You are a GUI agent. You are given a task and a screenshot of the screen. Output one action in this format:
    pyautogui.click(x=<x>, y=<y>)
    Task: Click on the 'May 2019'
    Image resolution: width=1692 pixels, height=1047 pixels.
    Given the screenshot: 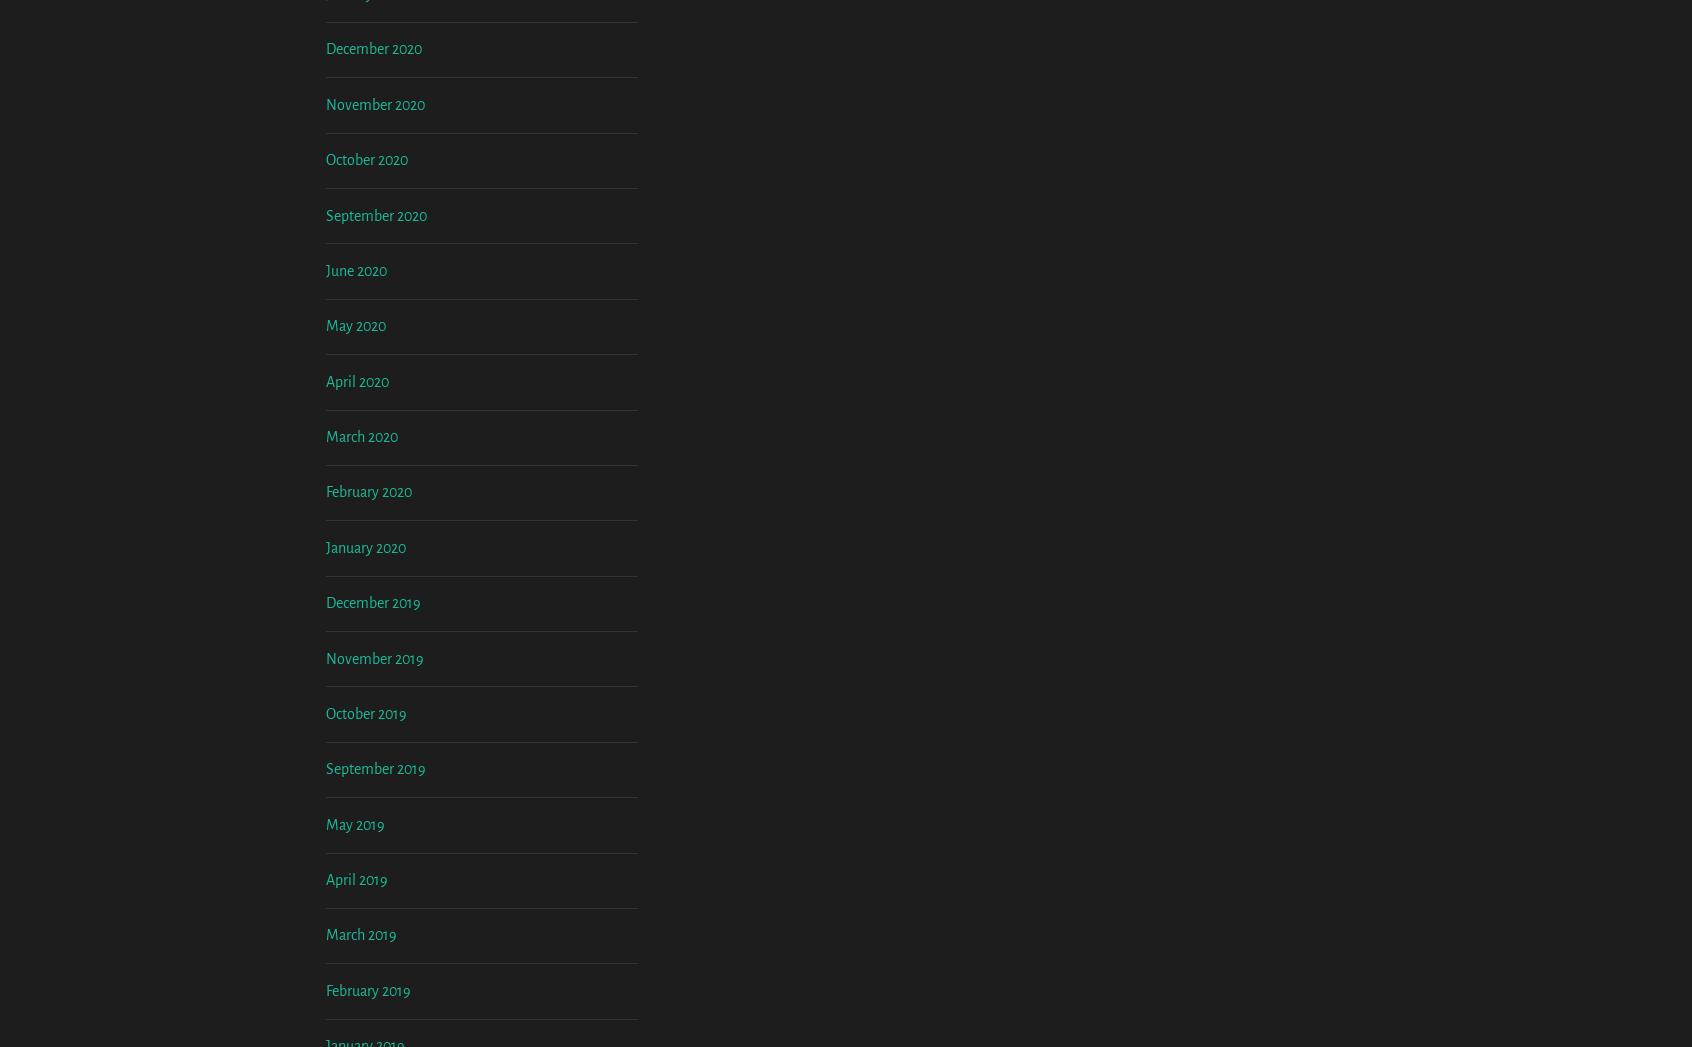 What is the action you would take?
    pyautogui.click(x=325, y=989)
    